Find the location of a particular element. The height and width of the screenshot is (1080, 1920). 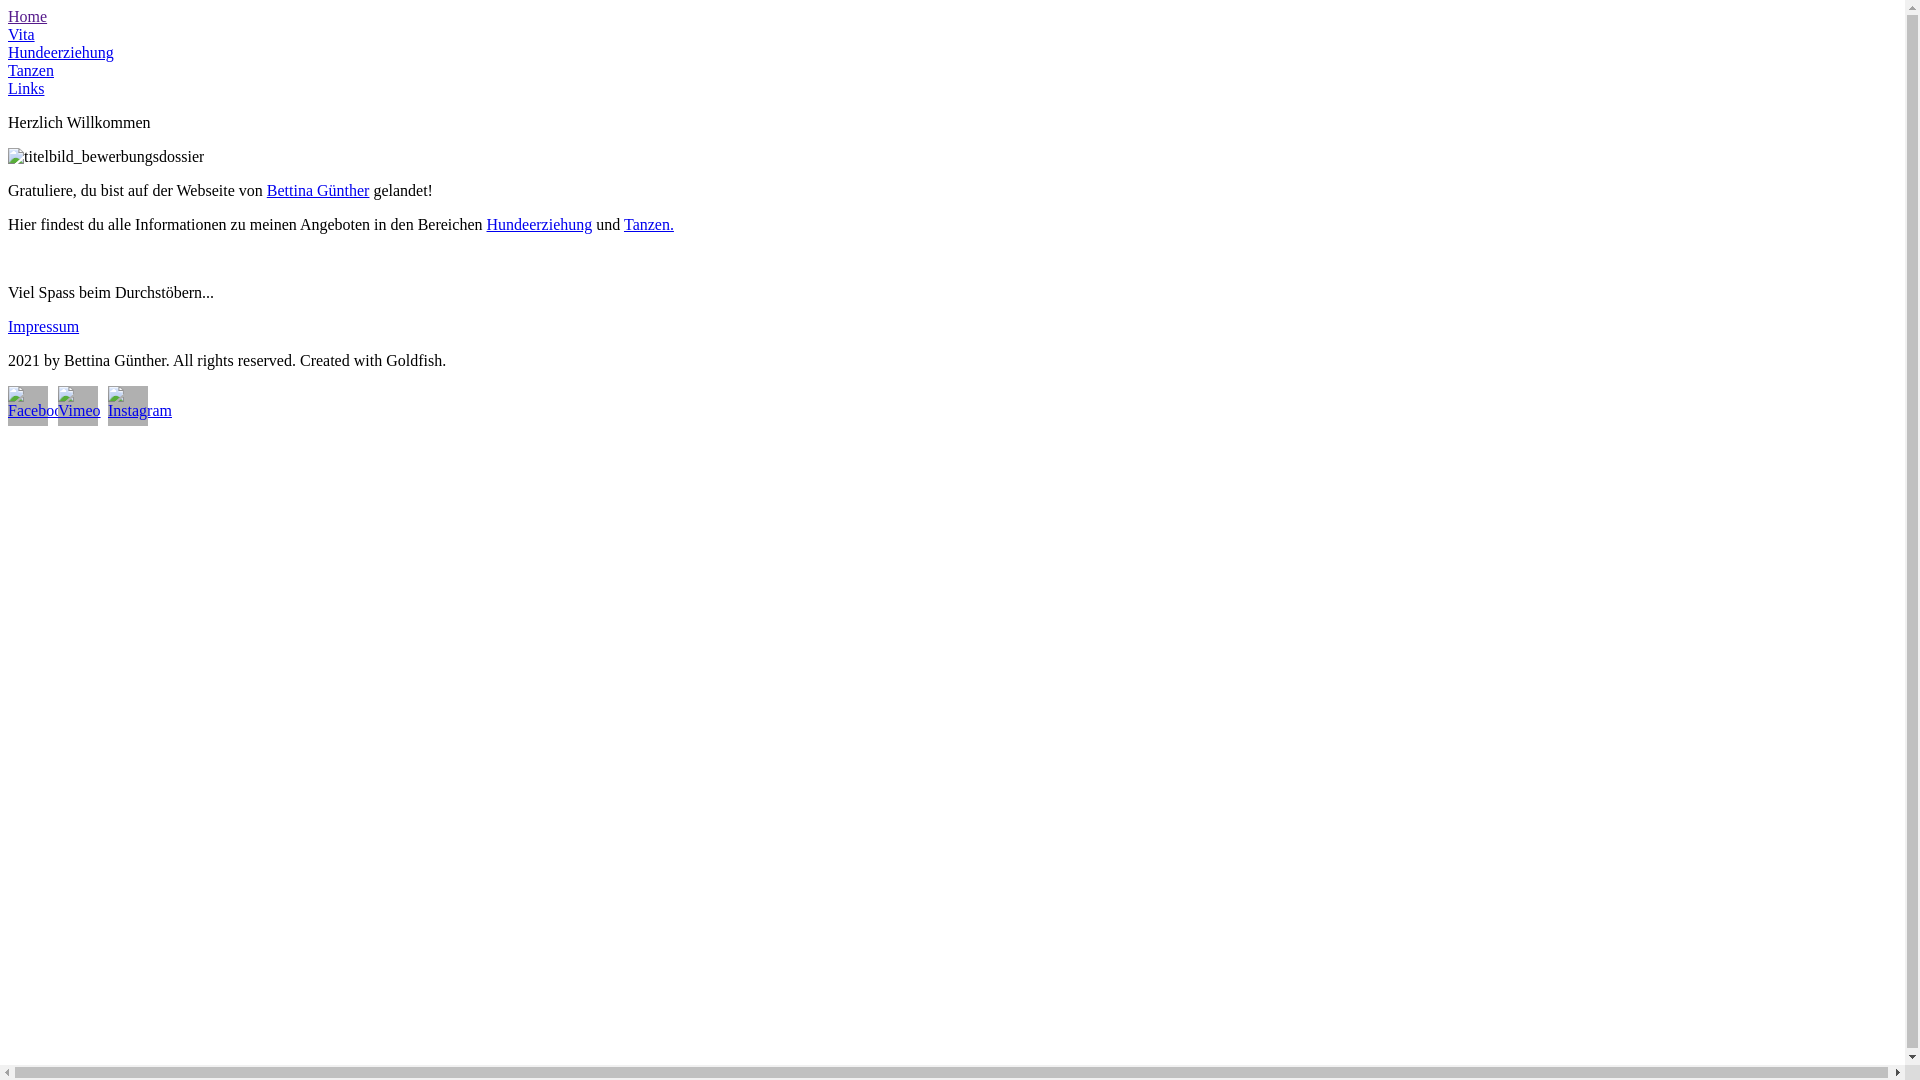

'Links' is located at coordinates (25, 87).